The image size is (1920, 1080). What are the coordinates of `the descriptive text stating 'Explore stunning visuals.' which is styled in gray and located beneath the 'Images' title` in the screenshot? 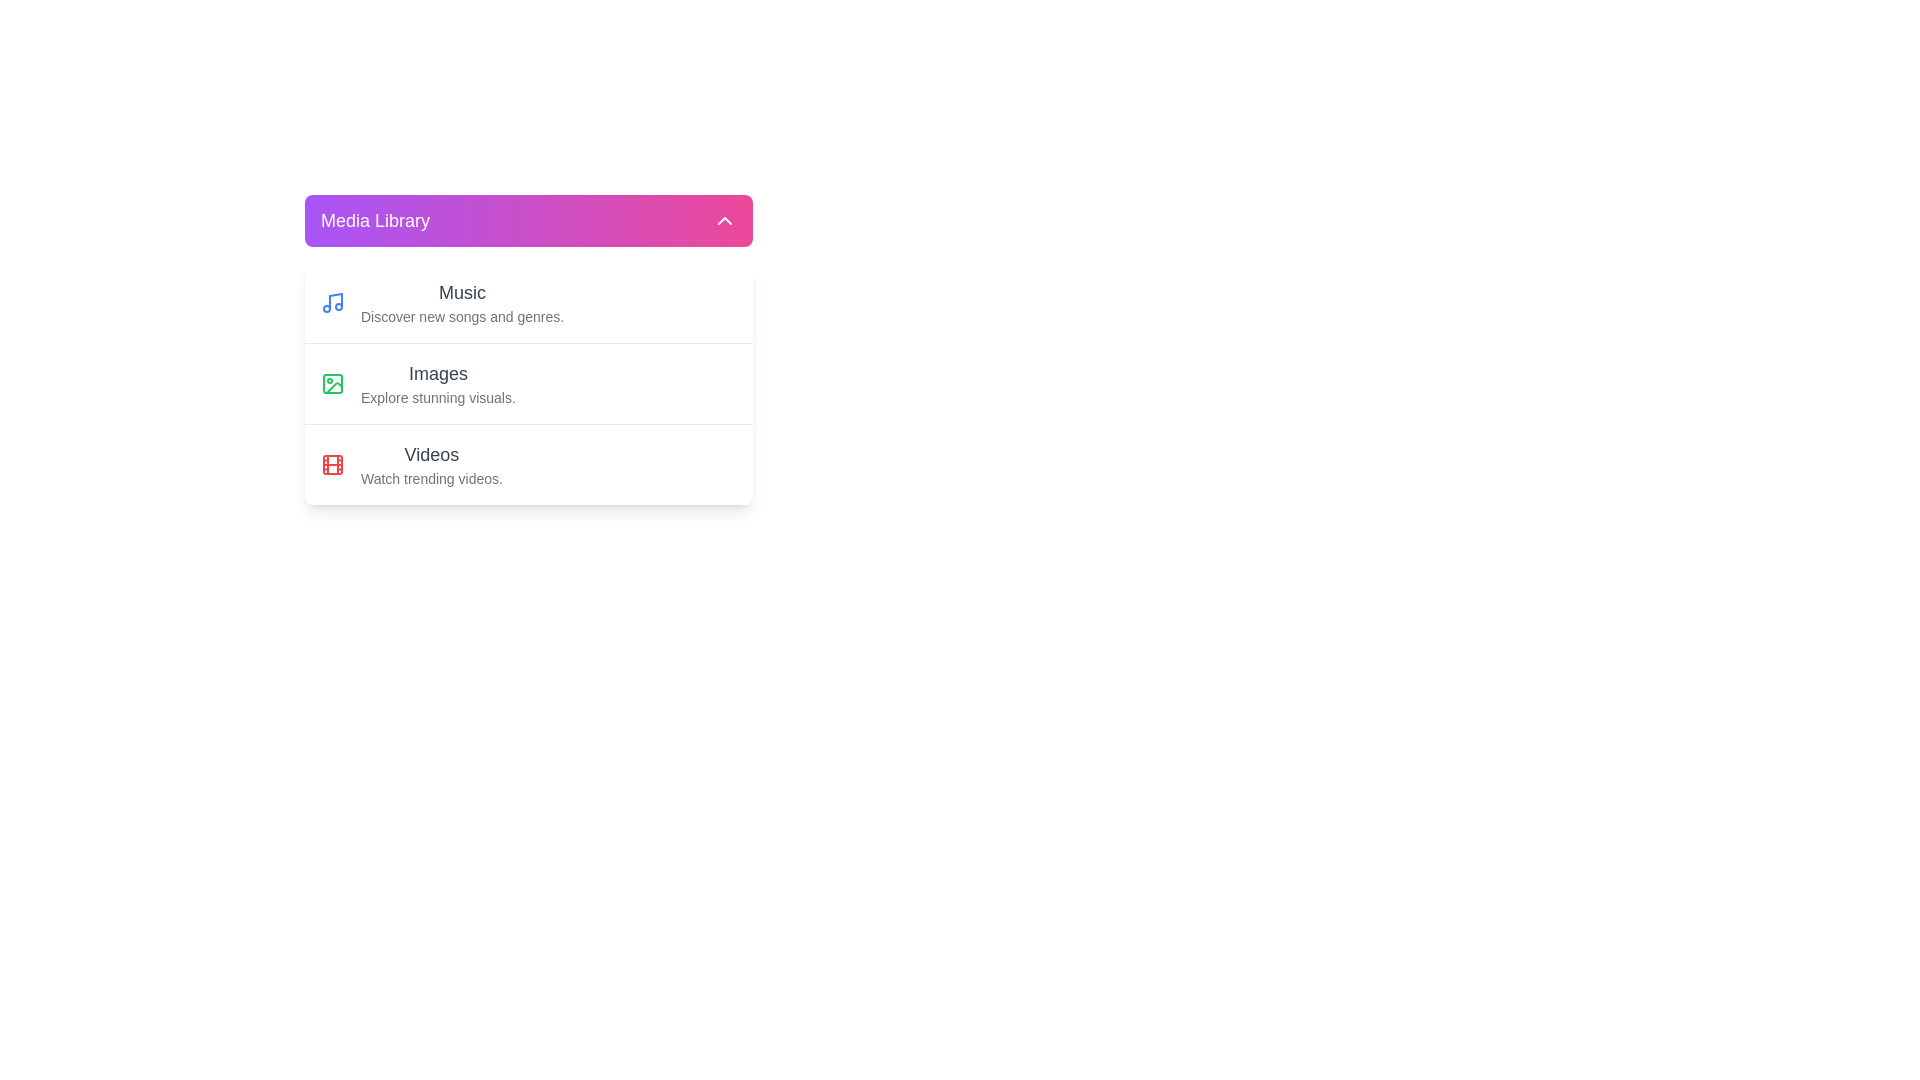 It's located at (437, 397).